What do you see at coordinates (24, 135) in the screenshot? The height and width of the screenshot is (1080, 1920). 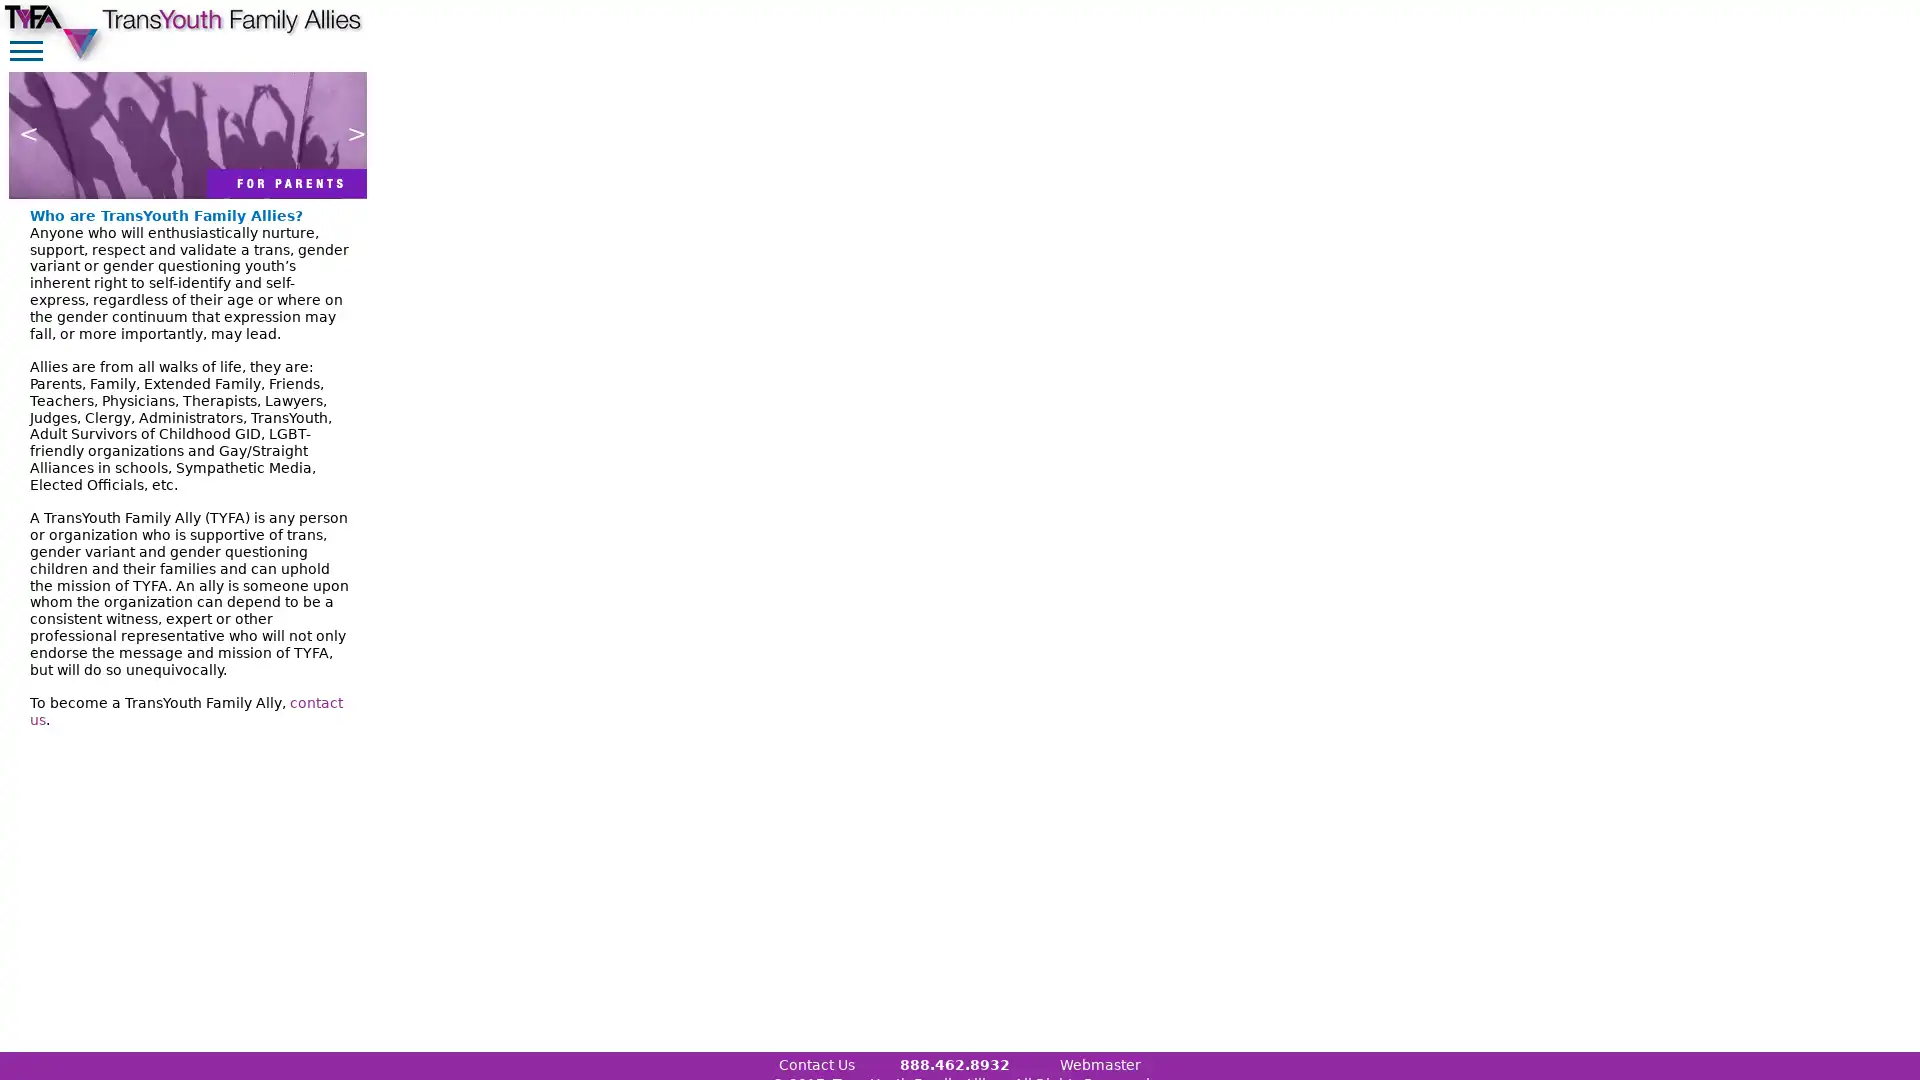 I see `previous` at bounding box center [24, 135].